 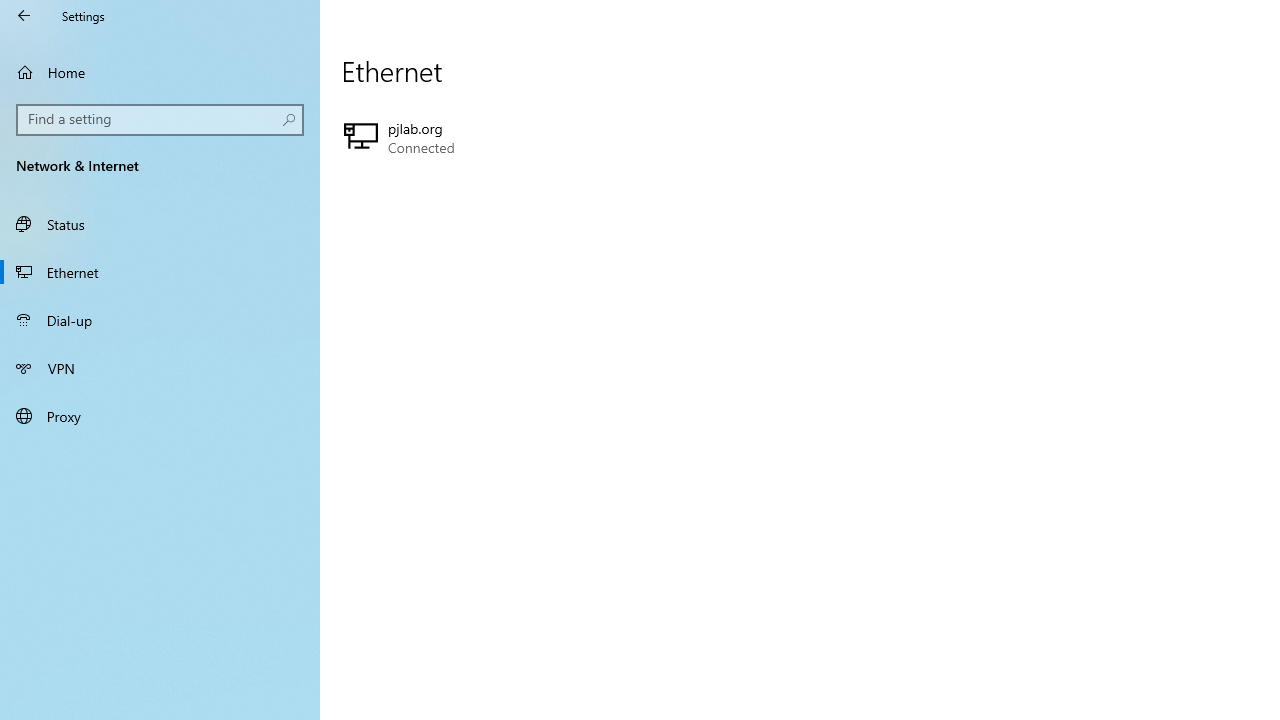 What do you see at coordinates (160, 71) in the screenshot?
I see `'Home'` at bounding box center [160, 71].